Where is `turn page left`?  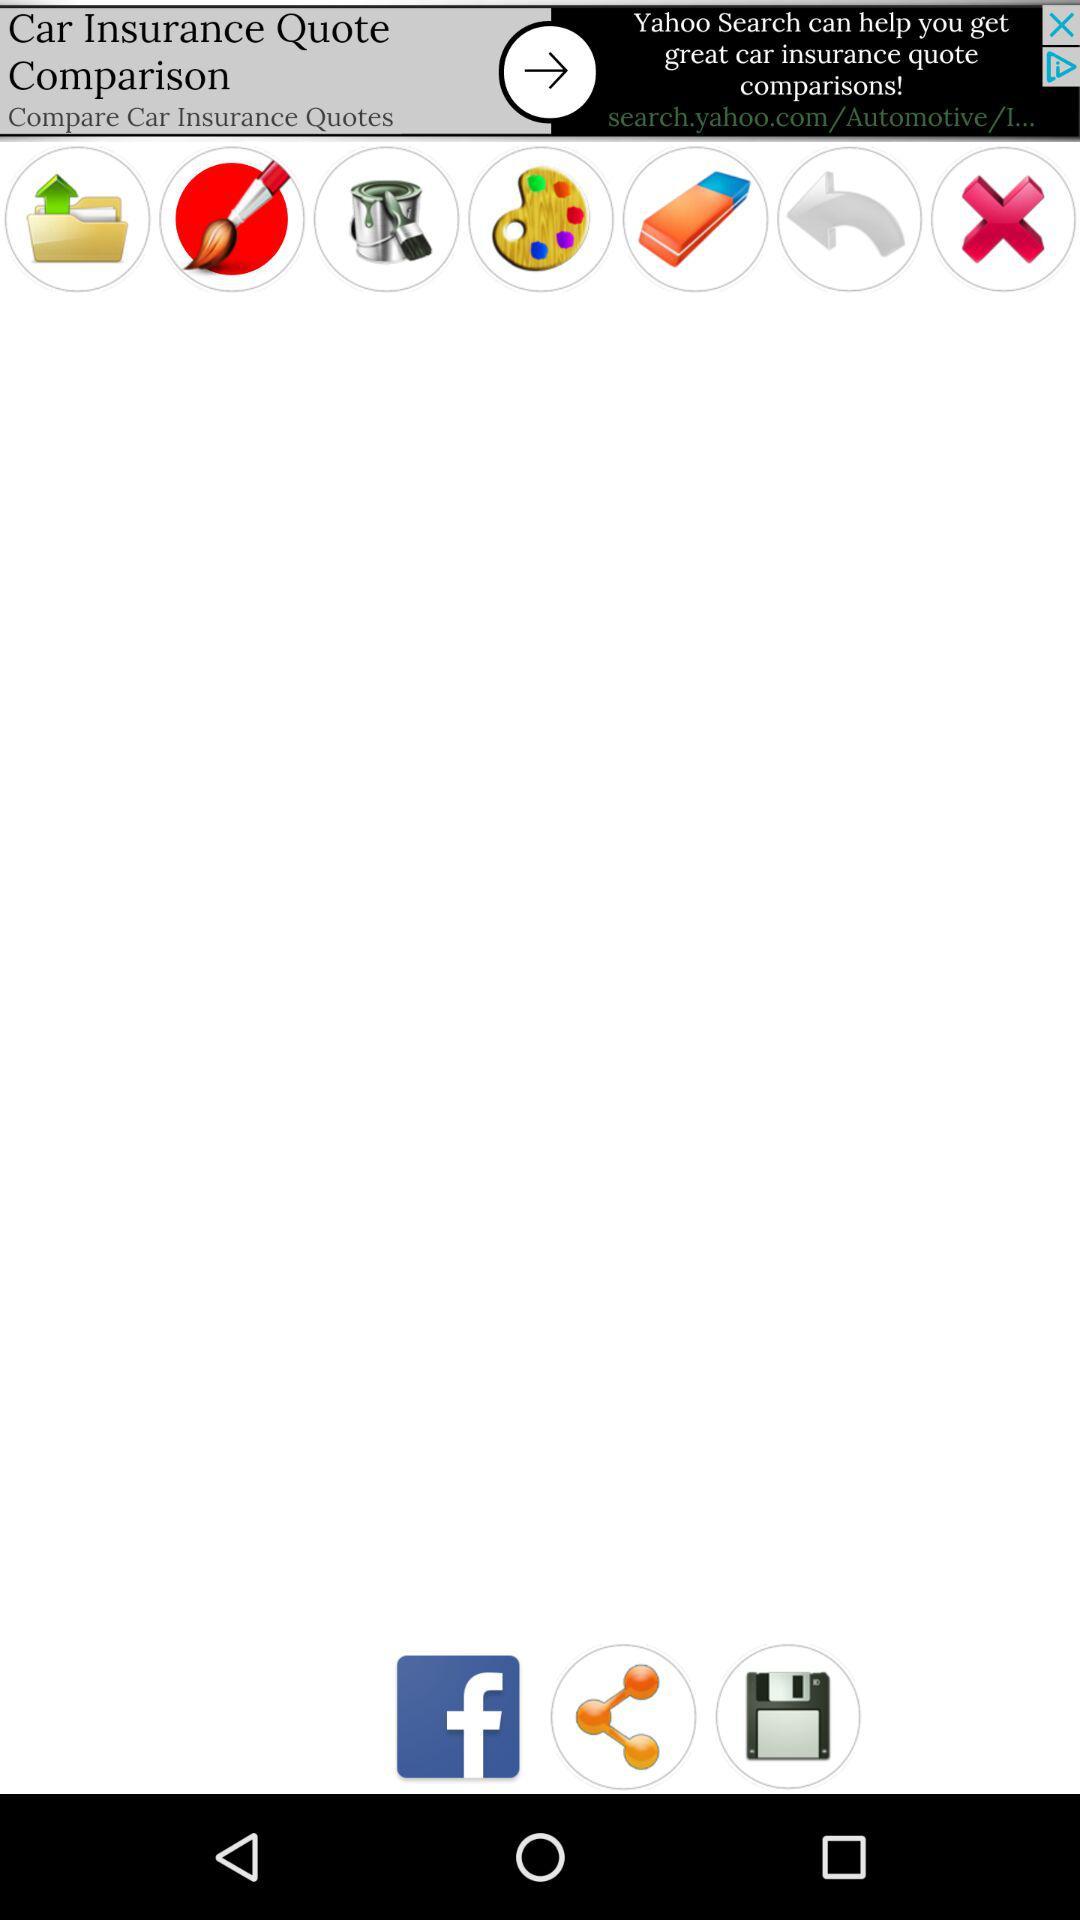 turn page left is located at coordinates (849, 219).